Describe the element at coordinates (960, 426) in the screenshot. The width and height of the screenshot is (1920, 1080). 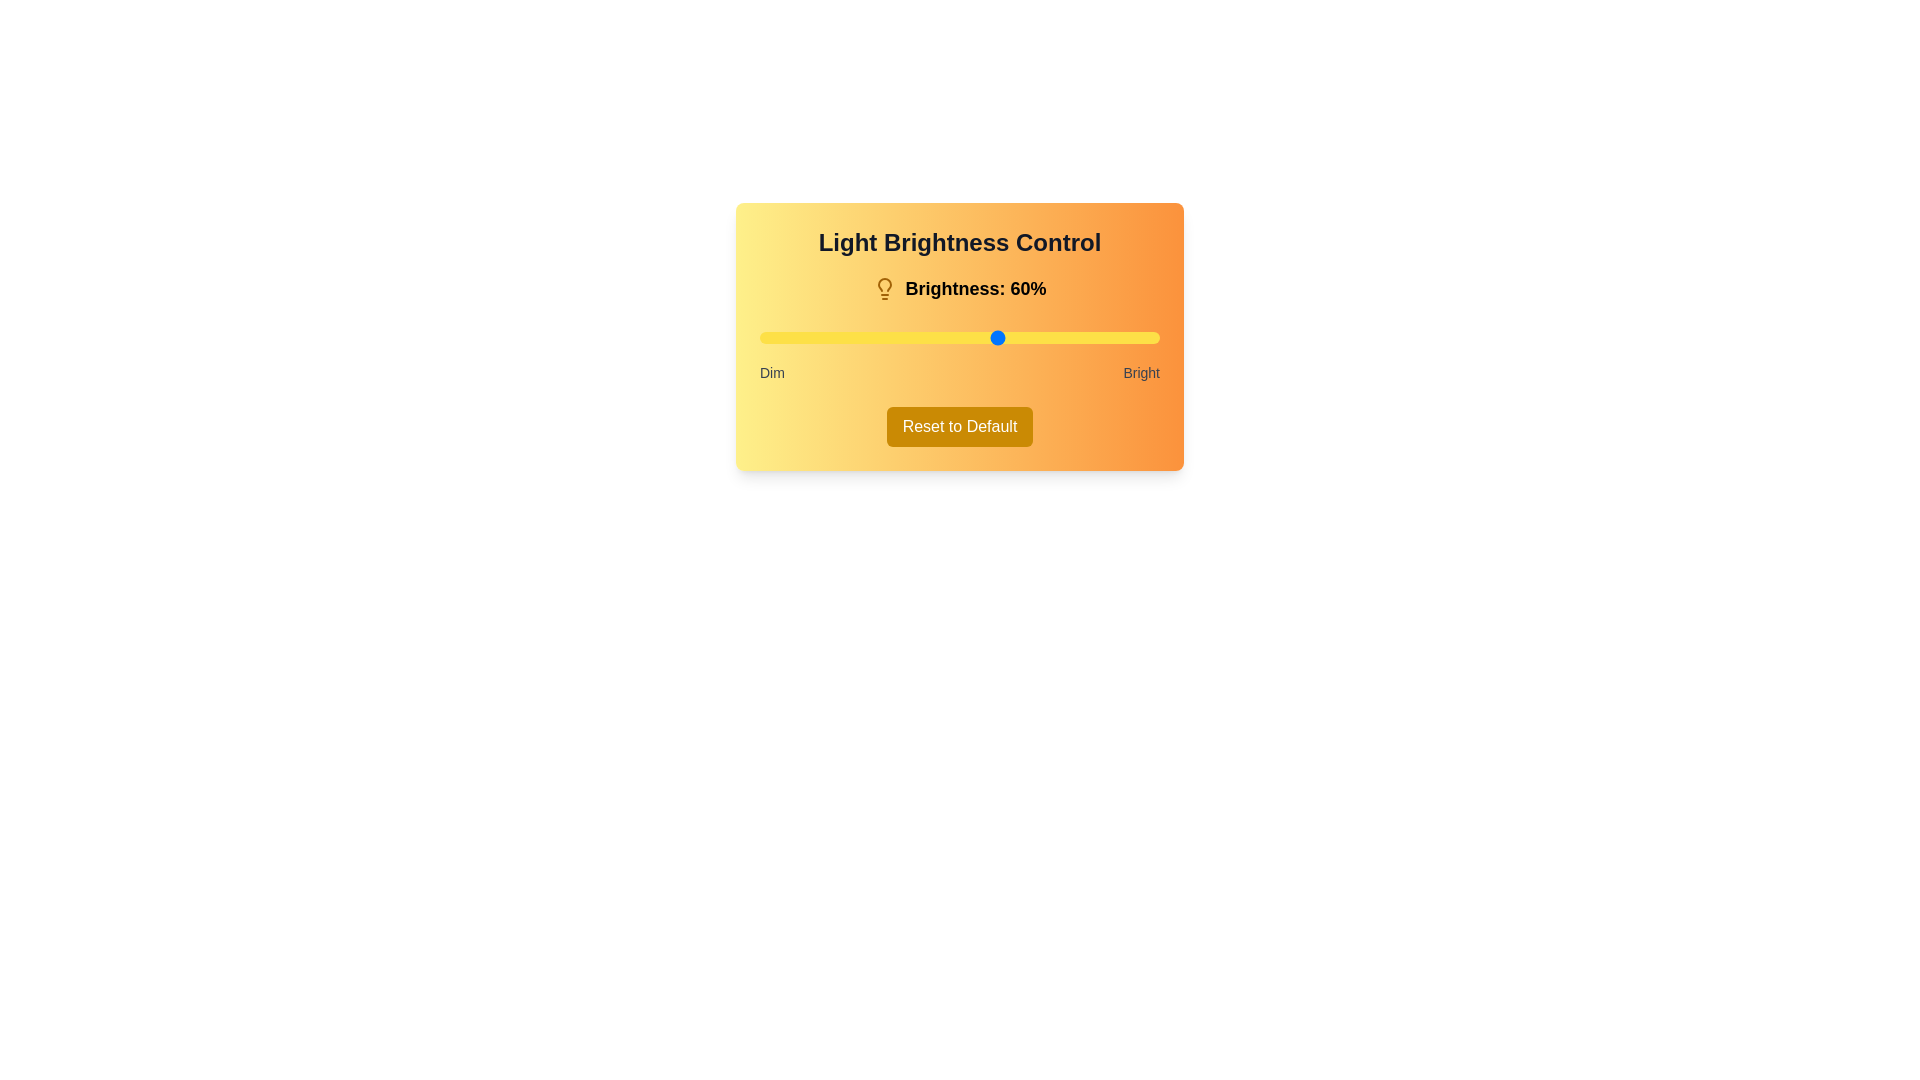
I see `the 'Reset to Default' button to reset the brightness to the default value` at that location.